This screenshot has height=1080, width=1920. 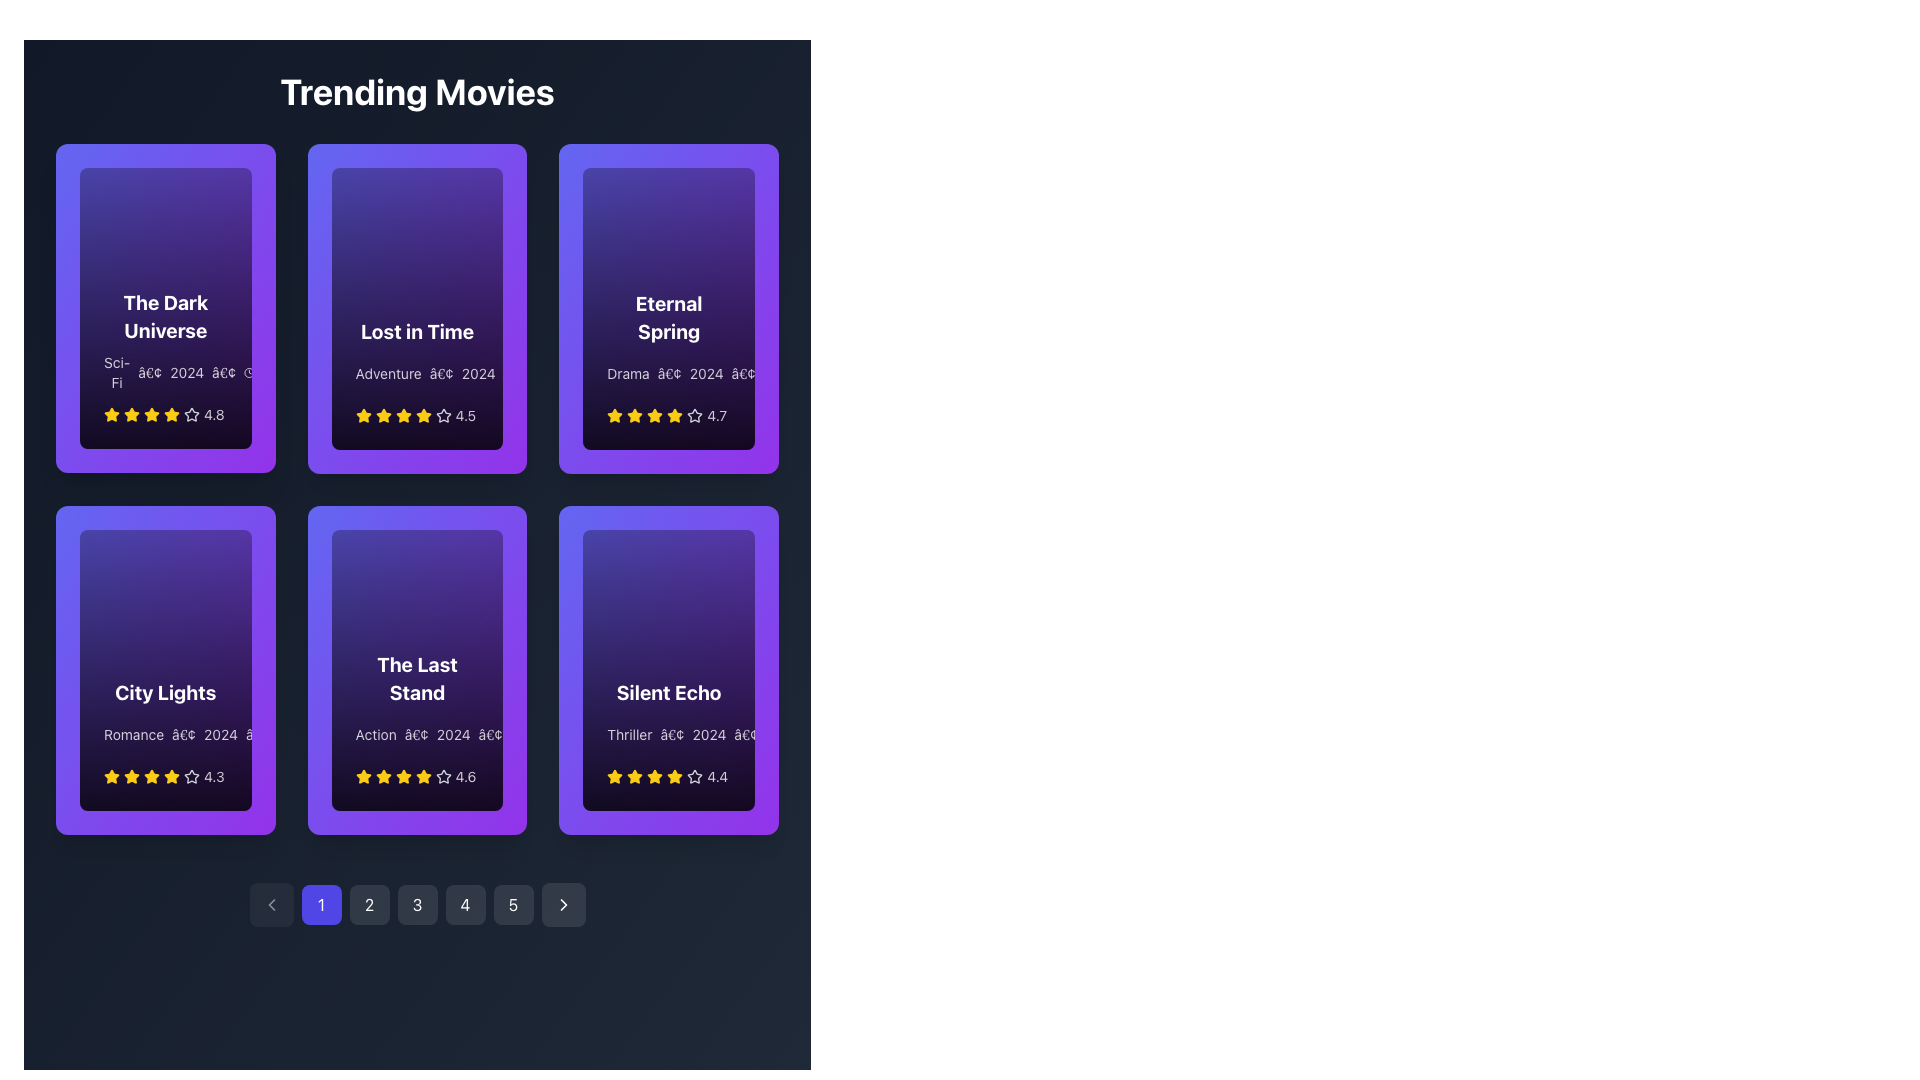 What do you see at coordinates (442, 414) in the screenshot?
I see `the fifth star icon in the rating system of the movie 'Lost in Time' to interact with the empty (unfilled) state of the star` at bounding box center [442, 414].